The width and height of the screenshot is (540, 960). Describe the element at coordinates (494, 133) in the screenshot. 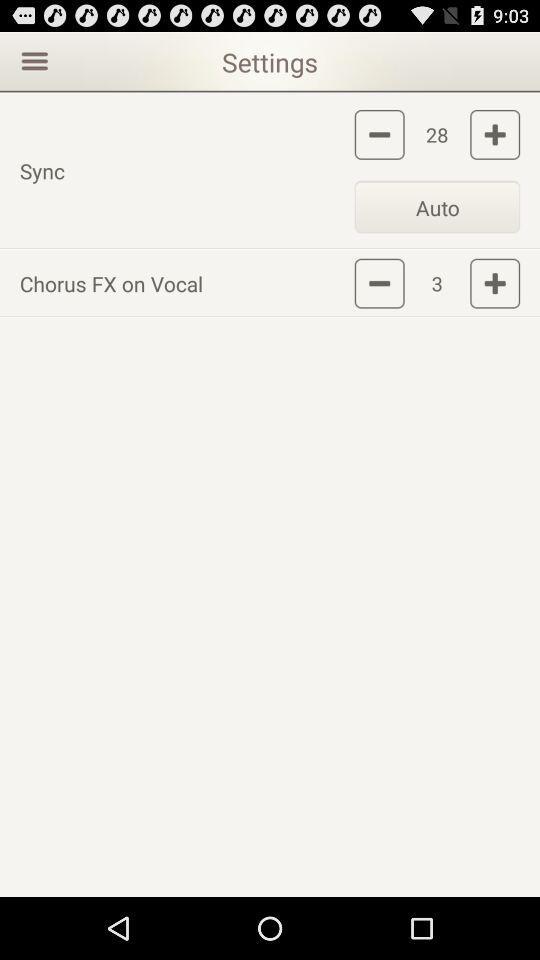

I see `increment one more` at that location.